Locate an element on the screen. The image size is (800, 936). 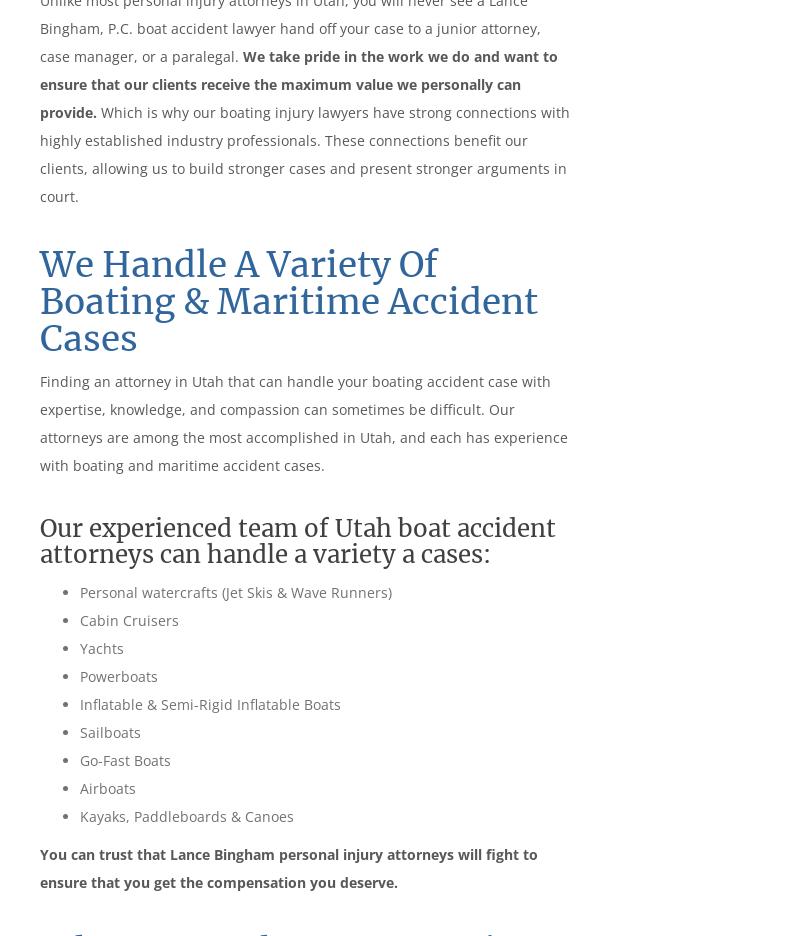
'You can trust that Lance Bingham personal injury attorneys will fight to ensure that you get the compensation you deserve.' is located at coordinates (289, 866).